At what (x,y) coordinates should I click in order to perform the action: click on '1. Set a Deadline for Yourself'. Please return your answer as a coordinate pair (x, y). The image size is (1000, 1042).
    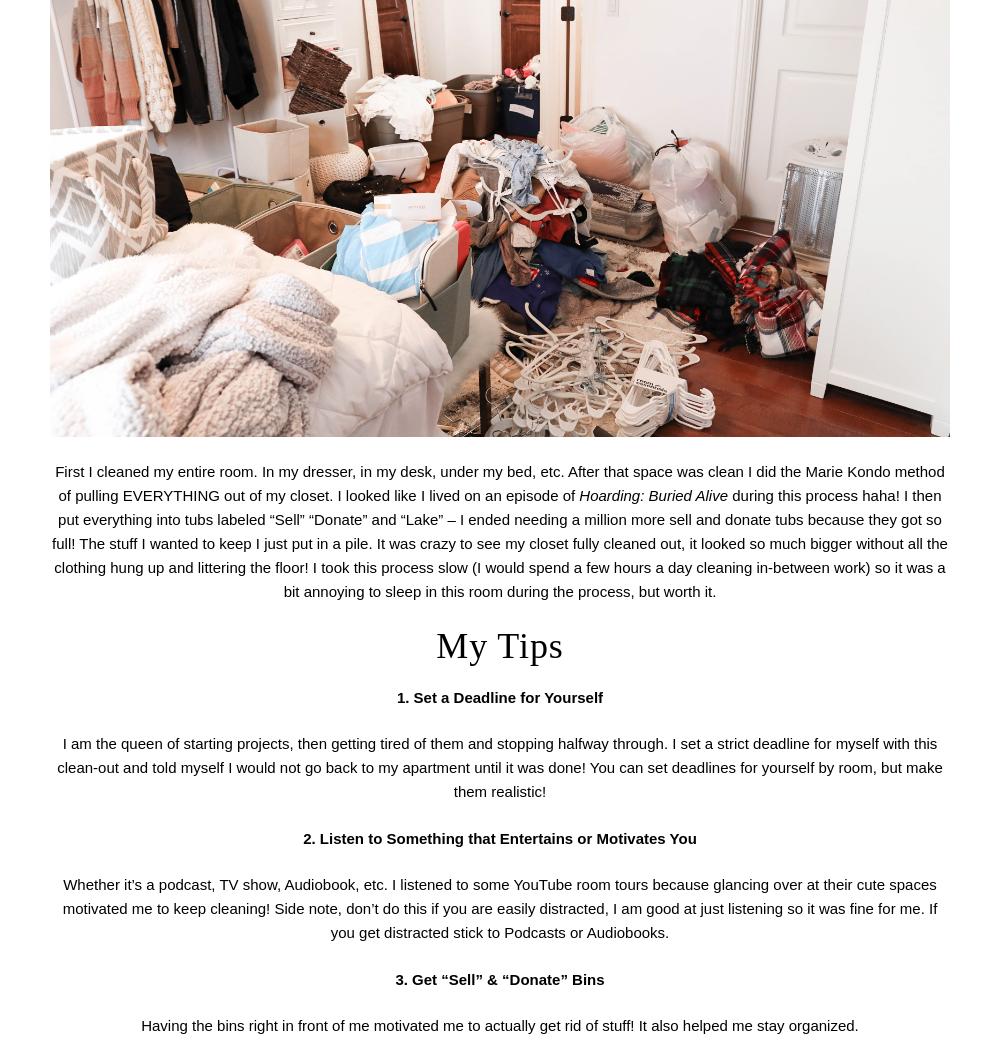
    Looking at the image, I should click on (498, 695).